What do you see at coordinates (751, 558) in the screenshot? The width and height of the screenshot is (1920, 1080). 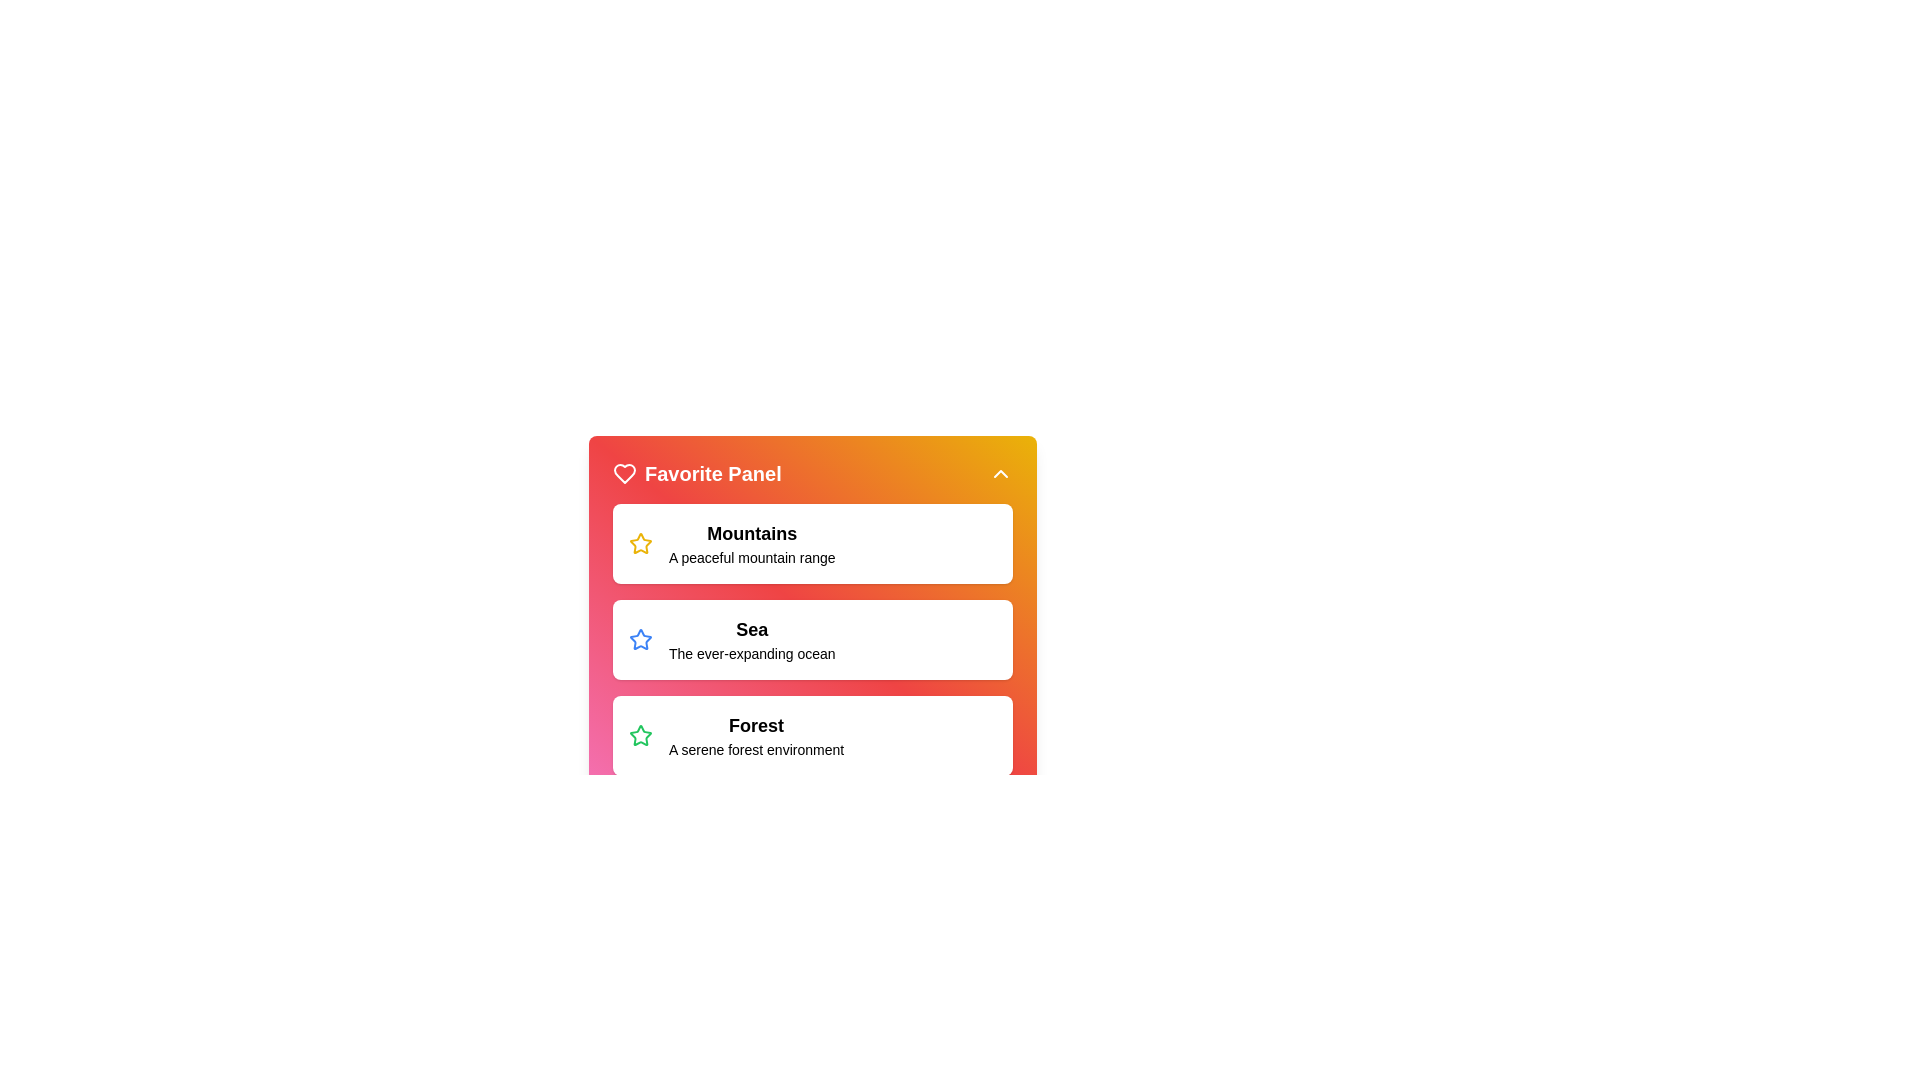 I see `the text label providing a descriptive subtitle for the 'Mountains' entry in the 'Favorite Panel', which is positioned directly underneath the 'Mountains' label` at bounding box center [751, 558].